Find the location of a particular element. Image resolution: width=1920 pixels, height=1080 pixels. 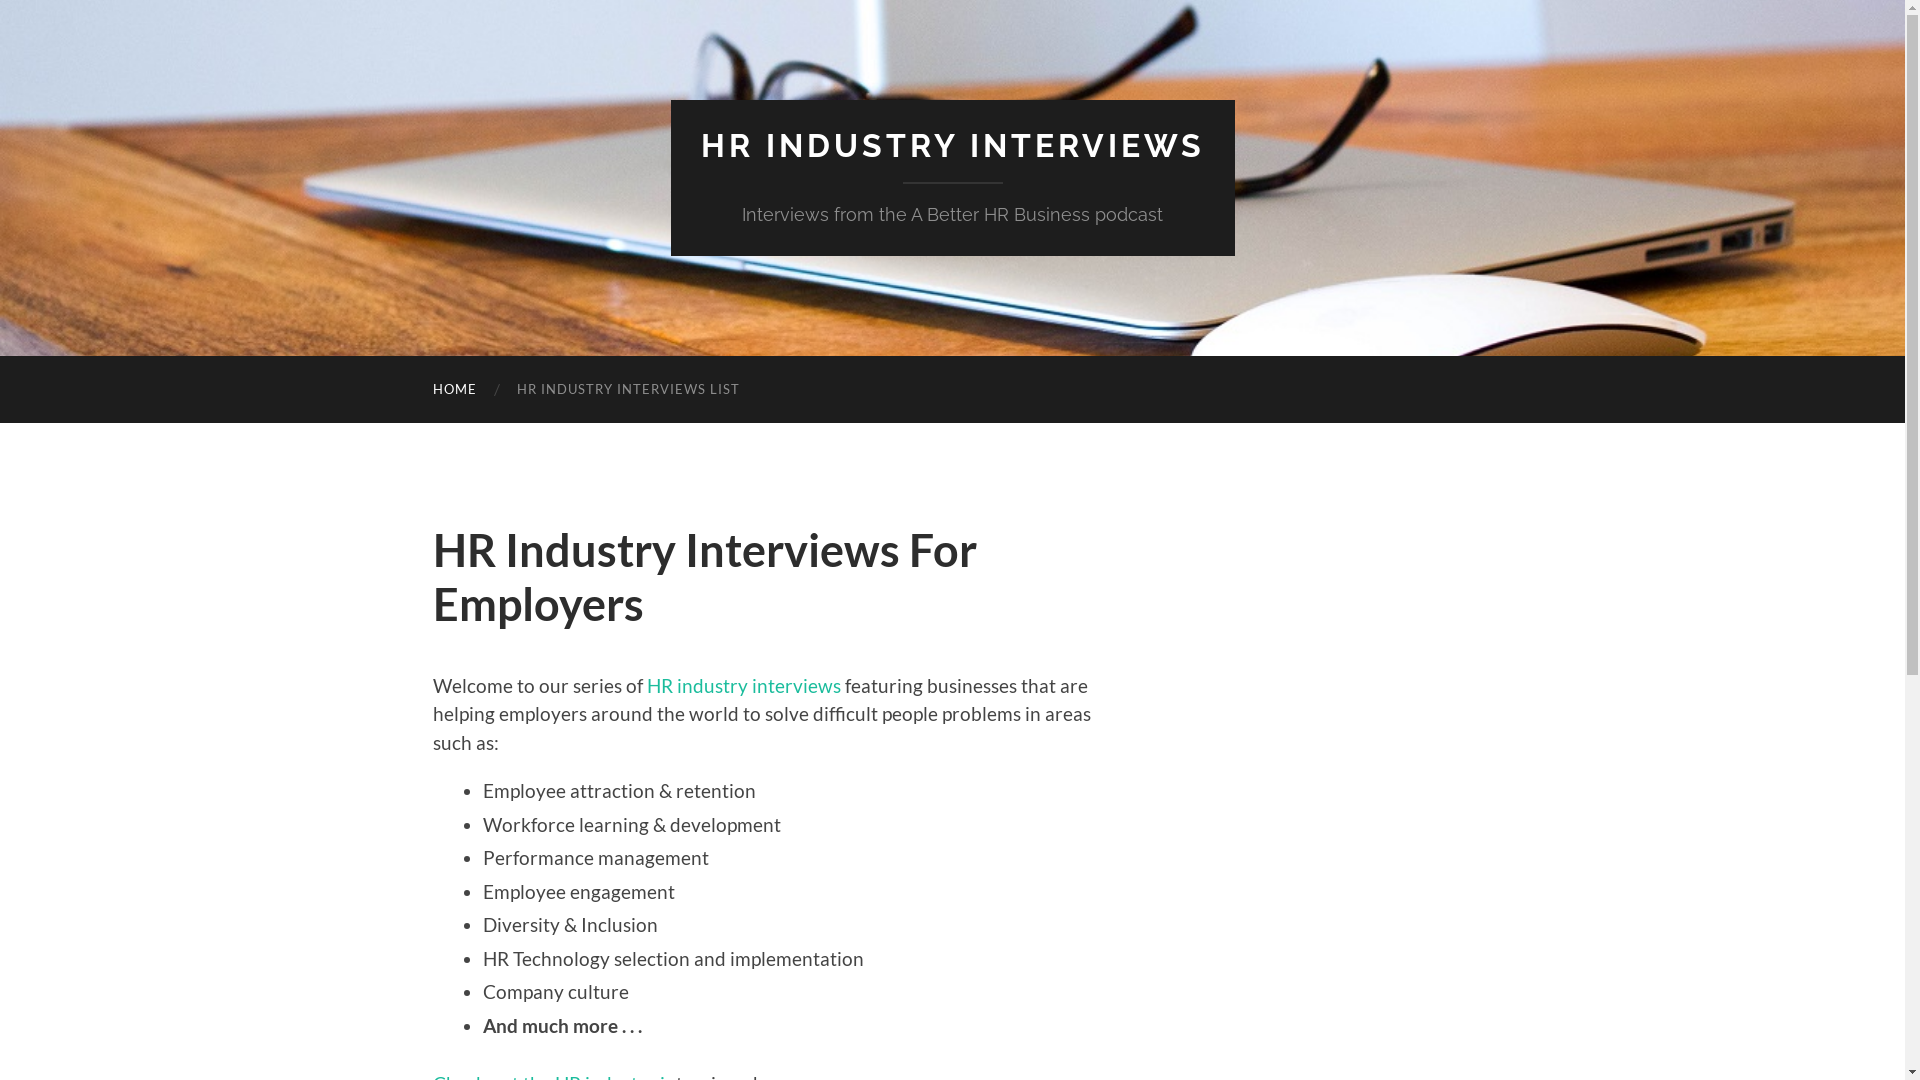

'HR industry interviews' is located at coordinates (646, 684).